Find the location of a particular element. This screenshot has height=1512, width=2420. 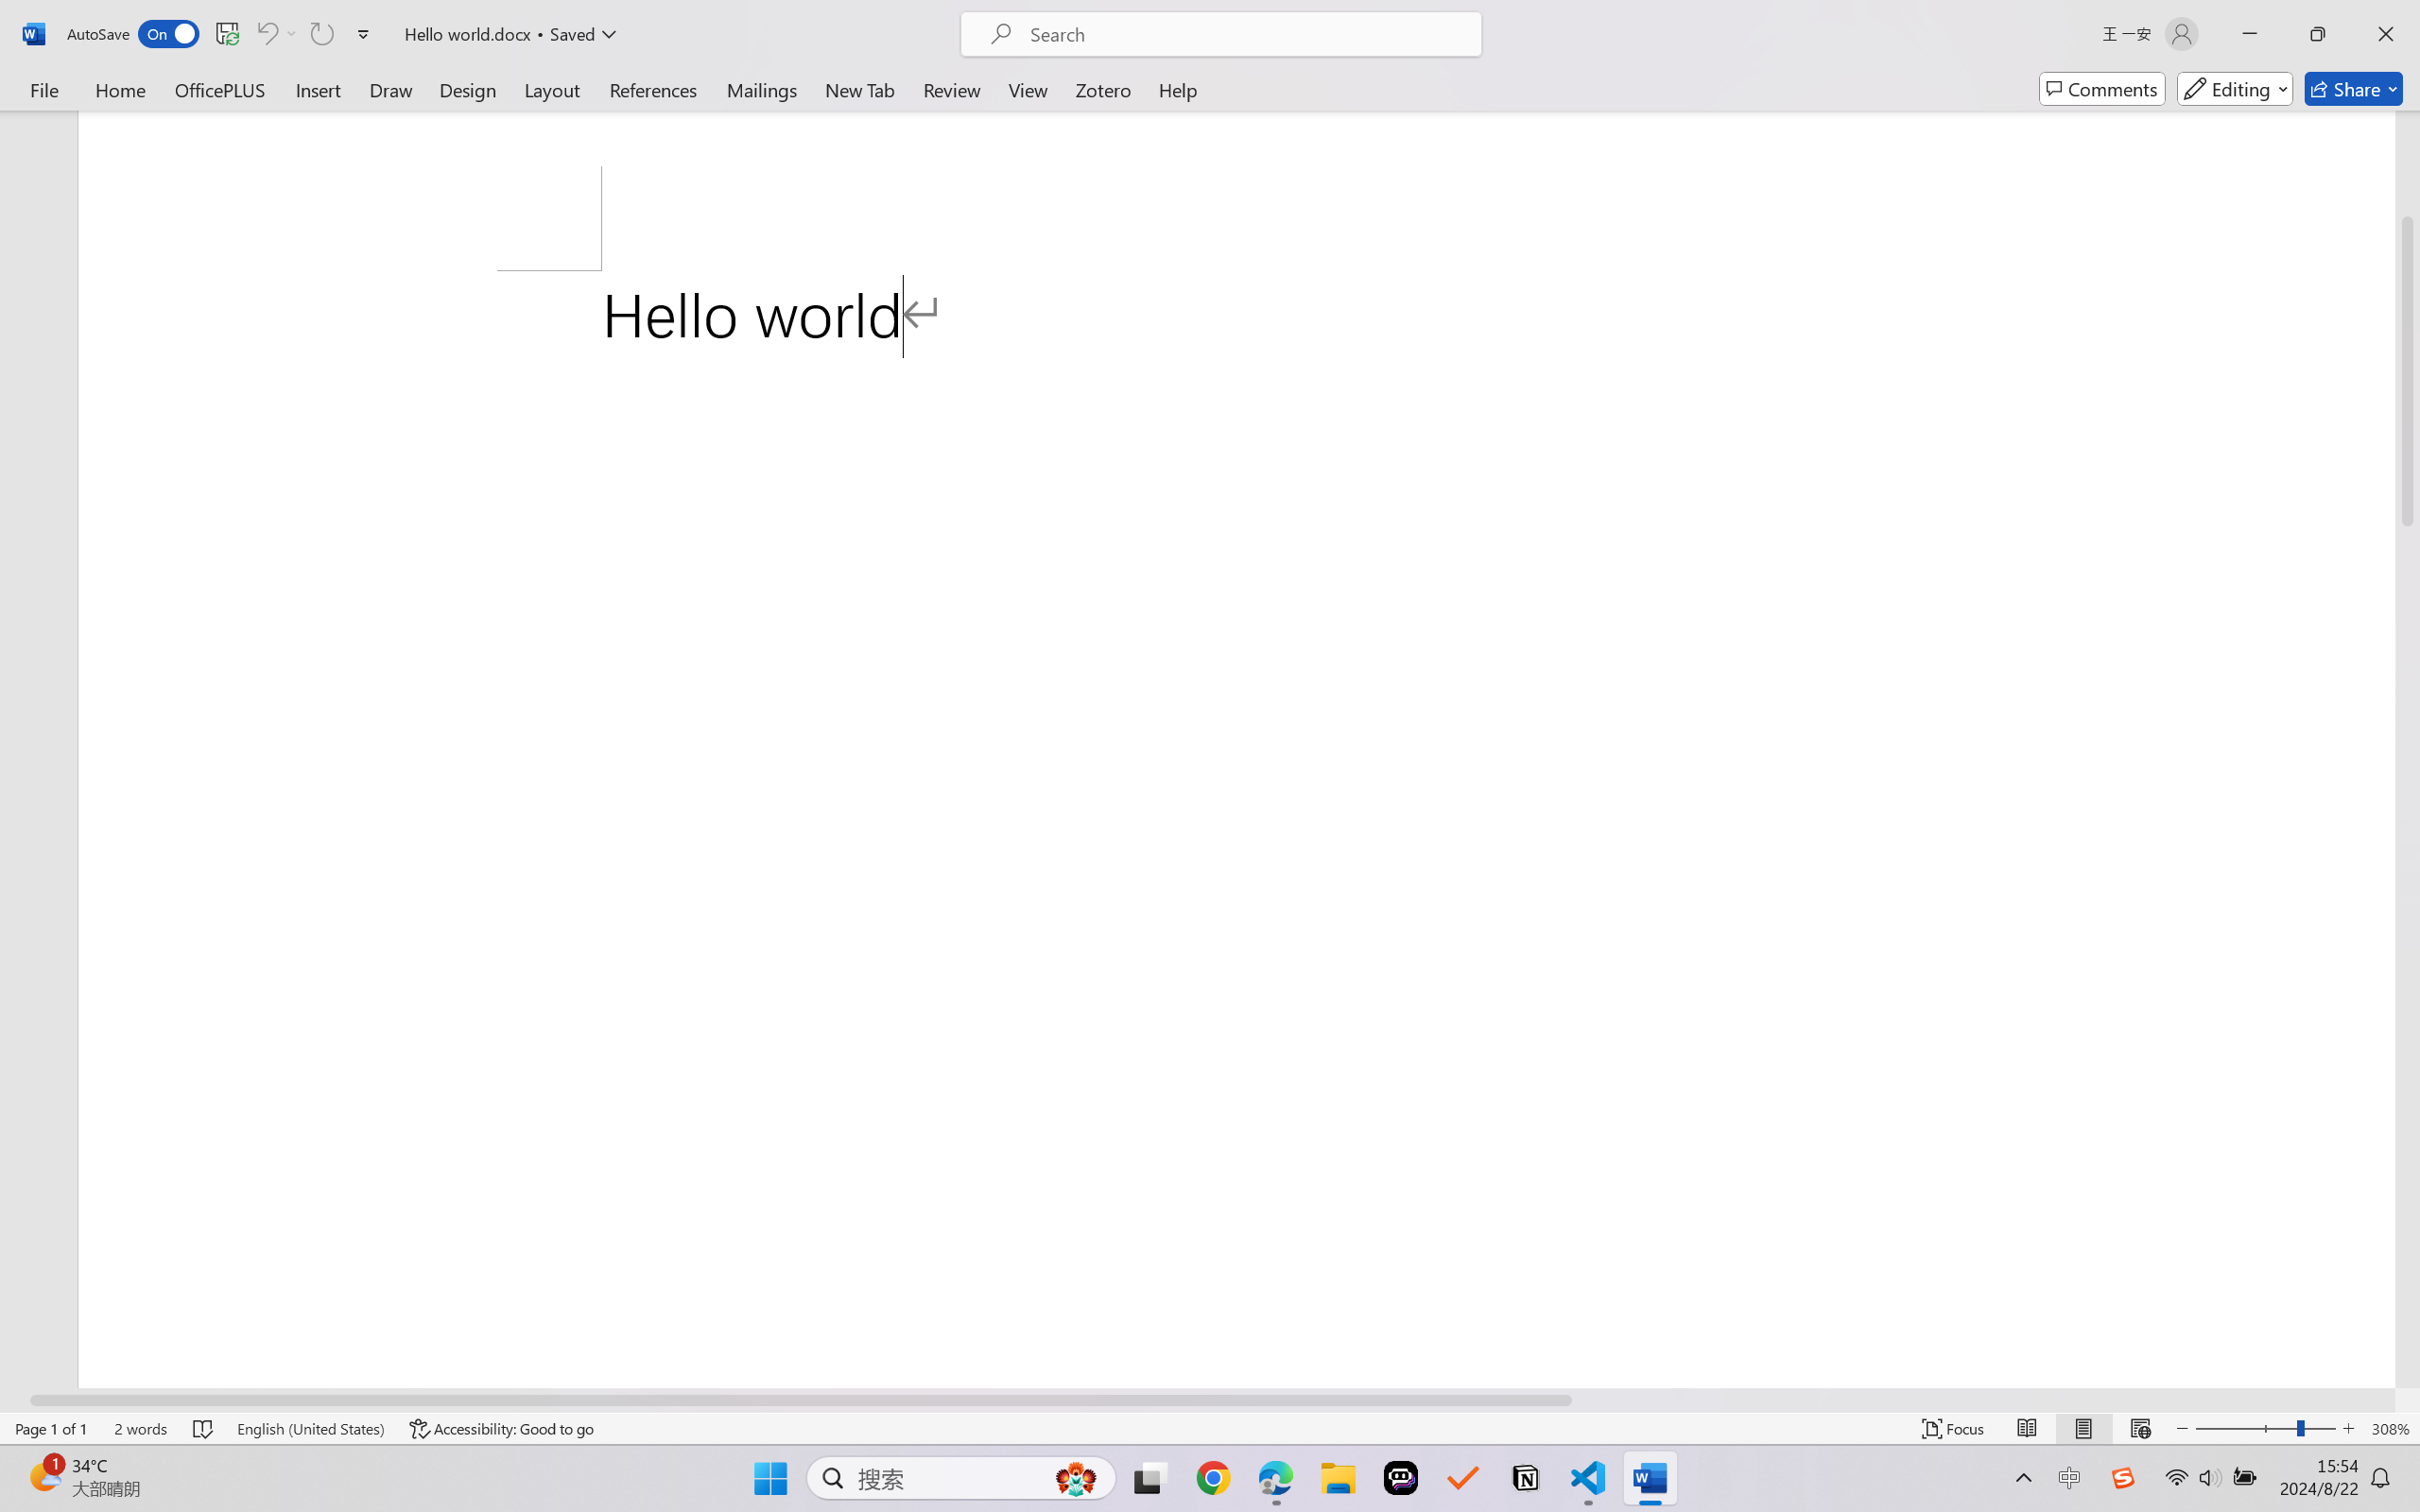

'Zoom Out' is located at coordinates (2244, 1428).